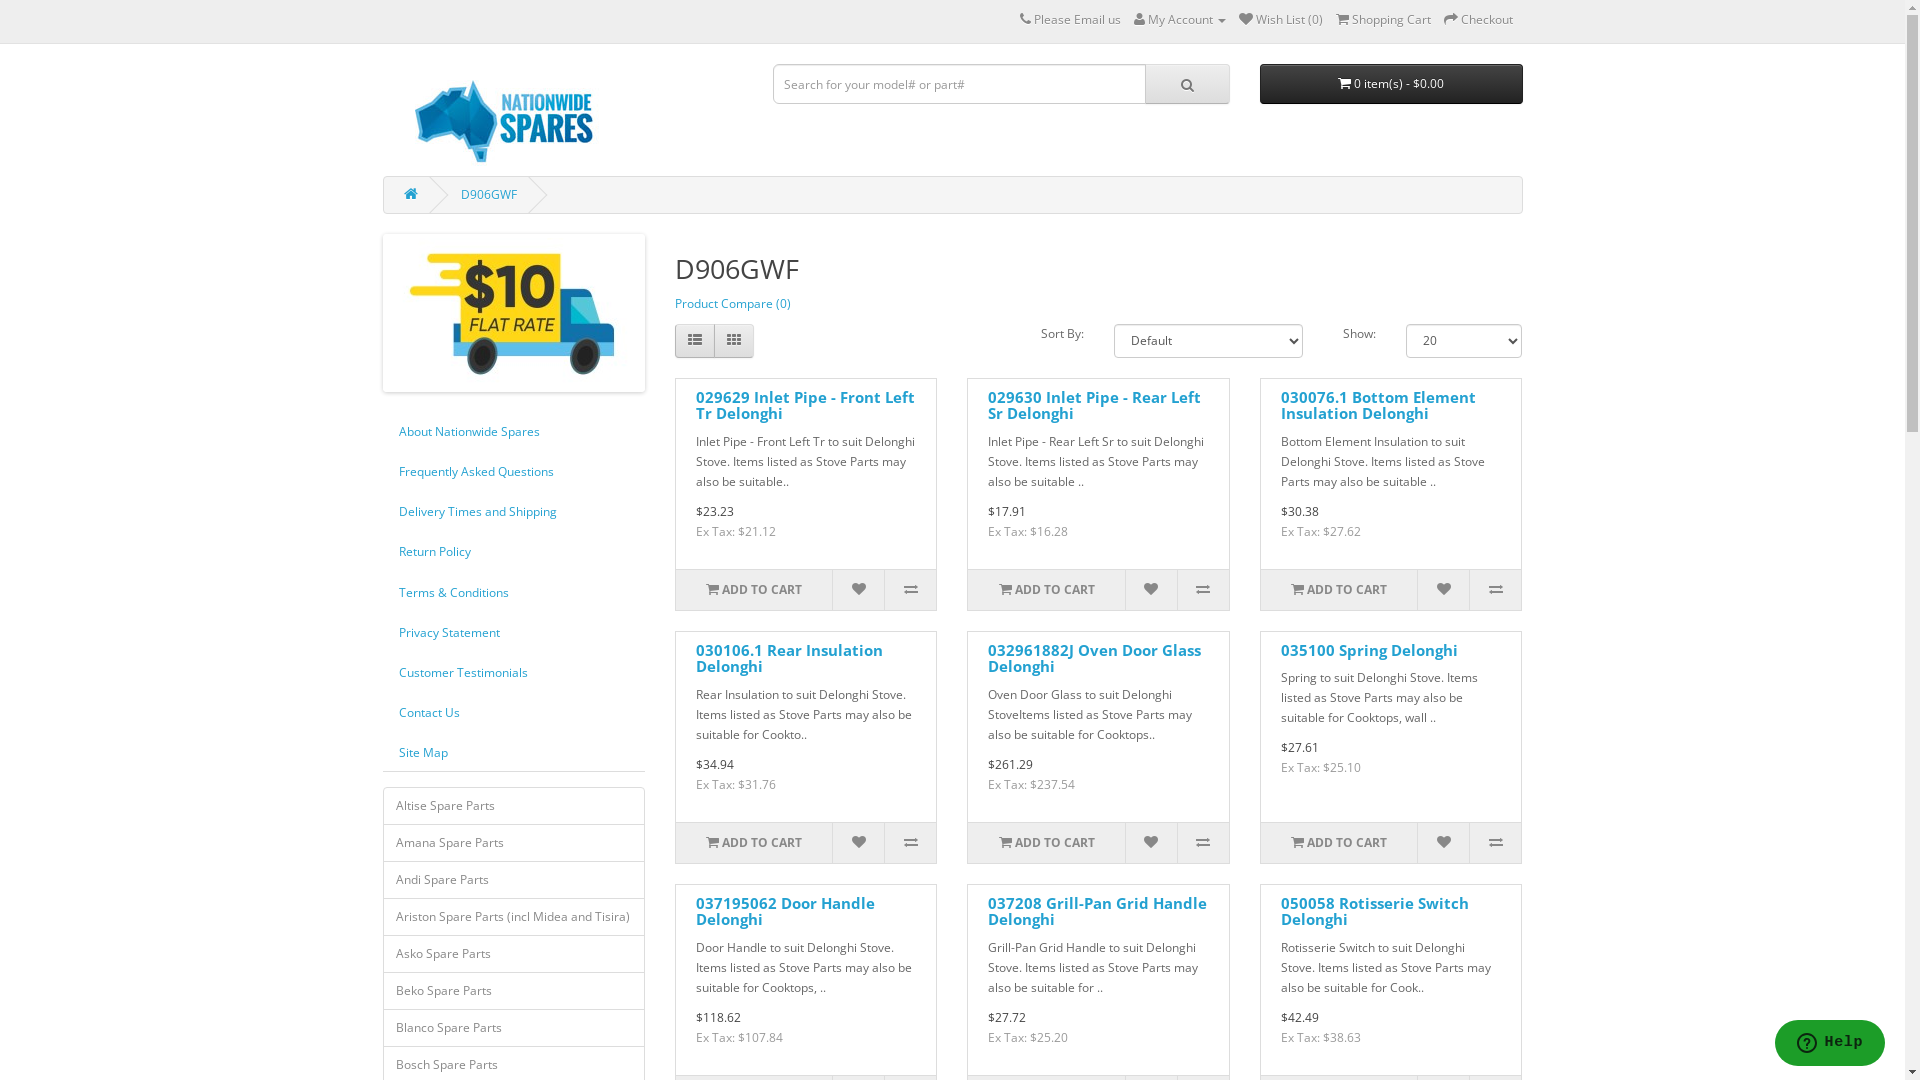 This screenshot has height=1080, width=1920. Describe the element at coordinates (1774, 1044) in the screenshot. I see `'Opens a widget where you can chat to one of our agents'` at that location.